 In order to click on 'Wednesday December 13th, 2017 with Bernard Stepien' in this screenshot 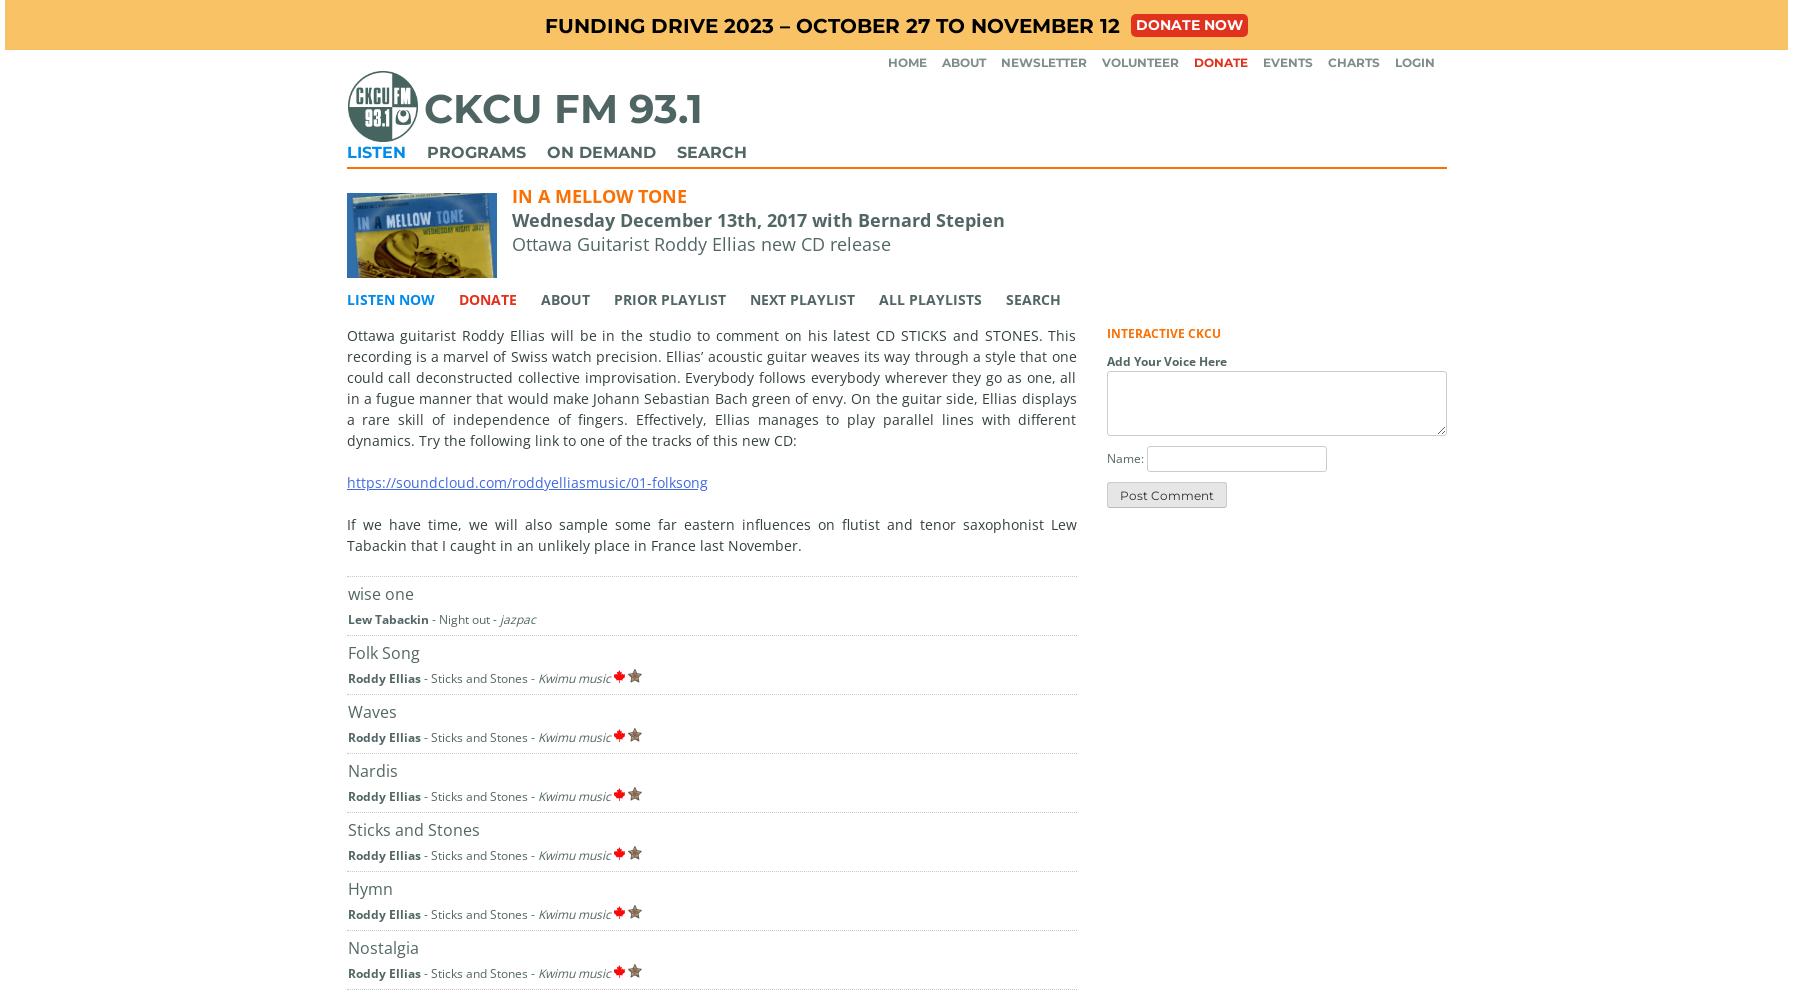, I will do `click(756, 218)`.